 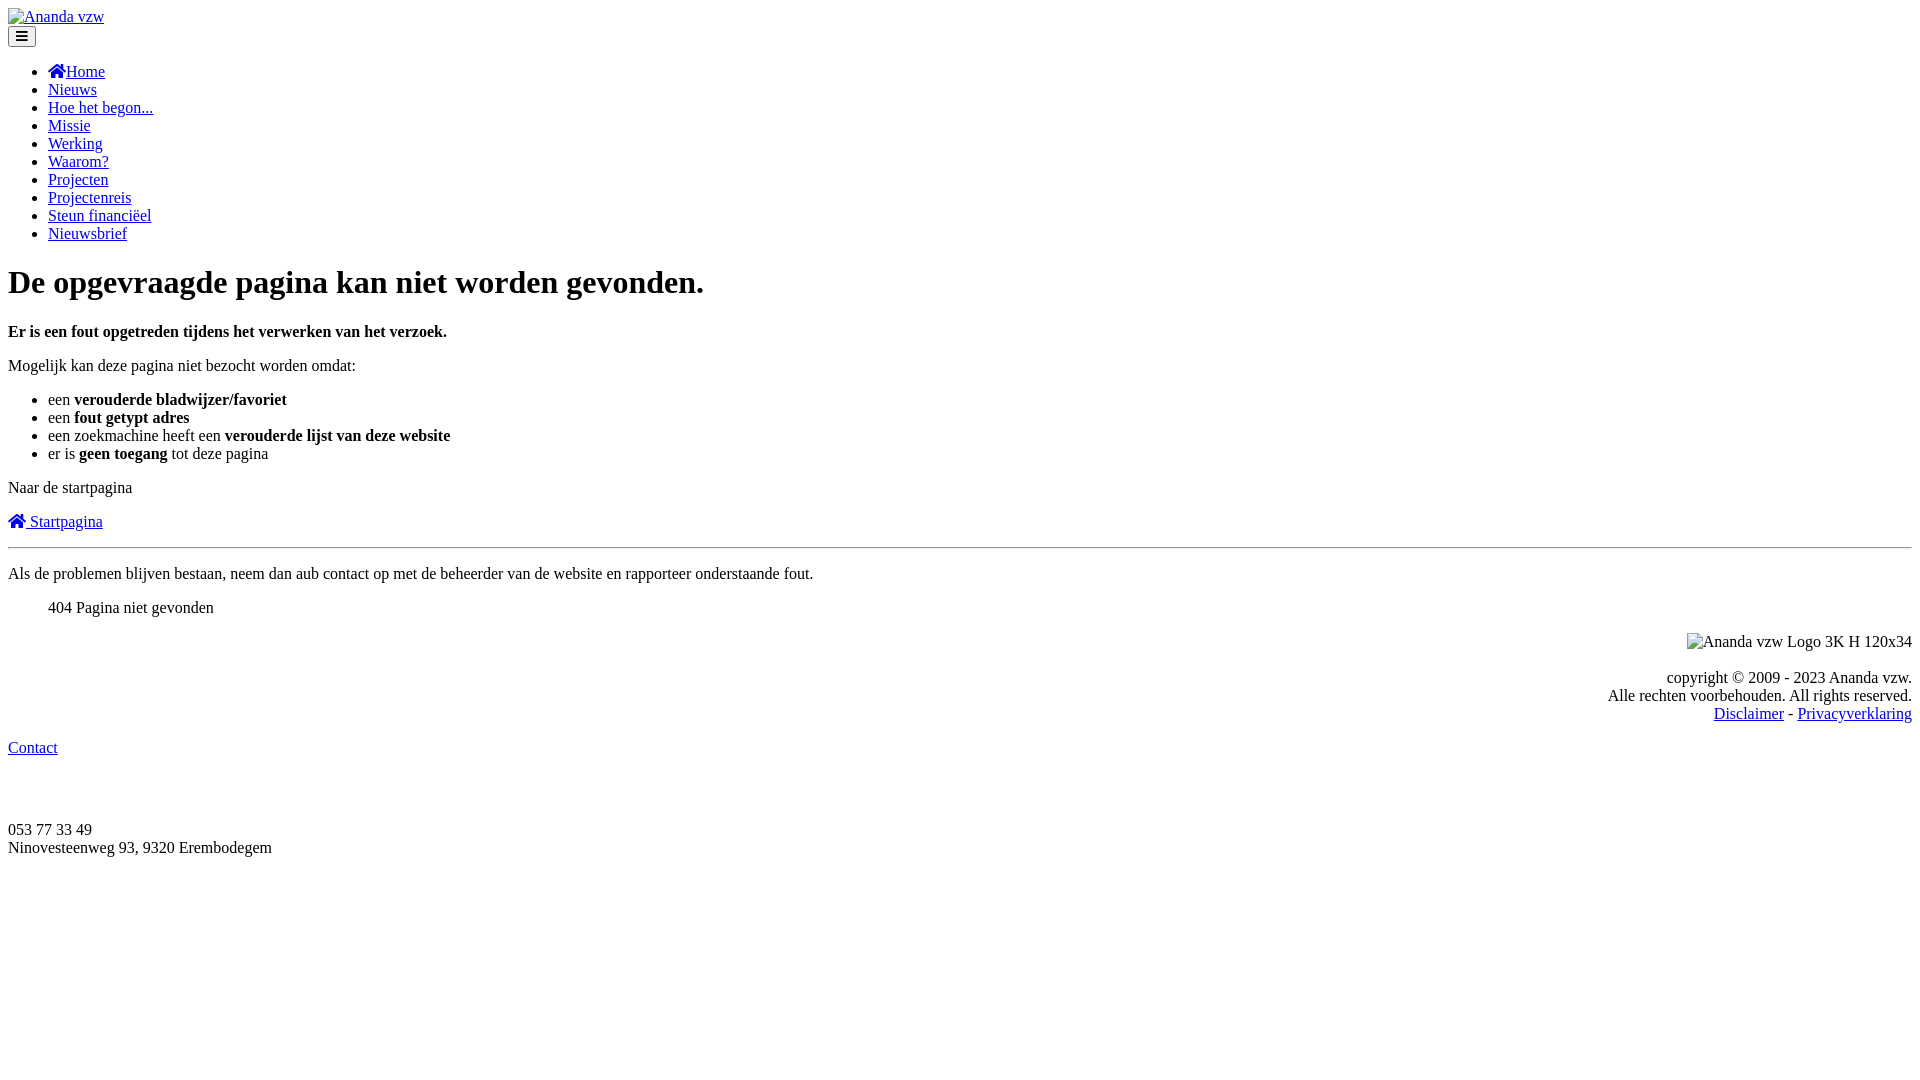 What do you see at coordinates (48, 107) in the screenshot?
I see `'Hoe het begon...'` at bounding box center [48, 107].